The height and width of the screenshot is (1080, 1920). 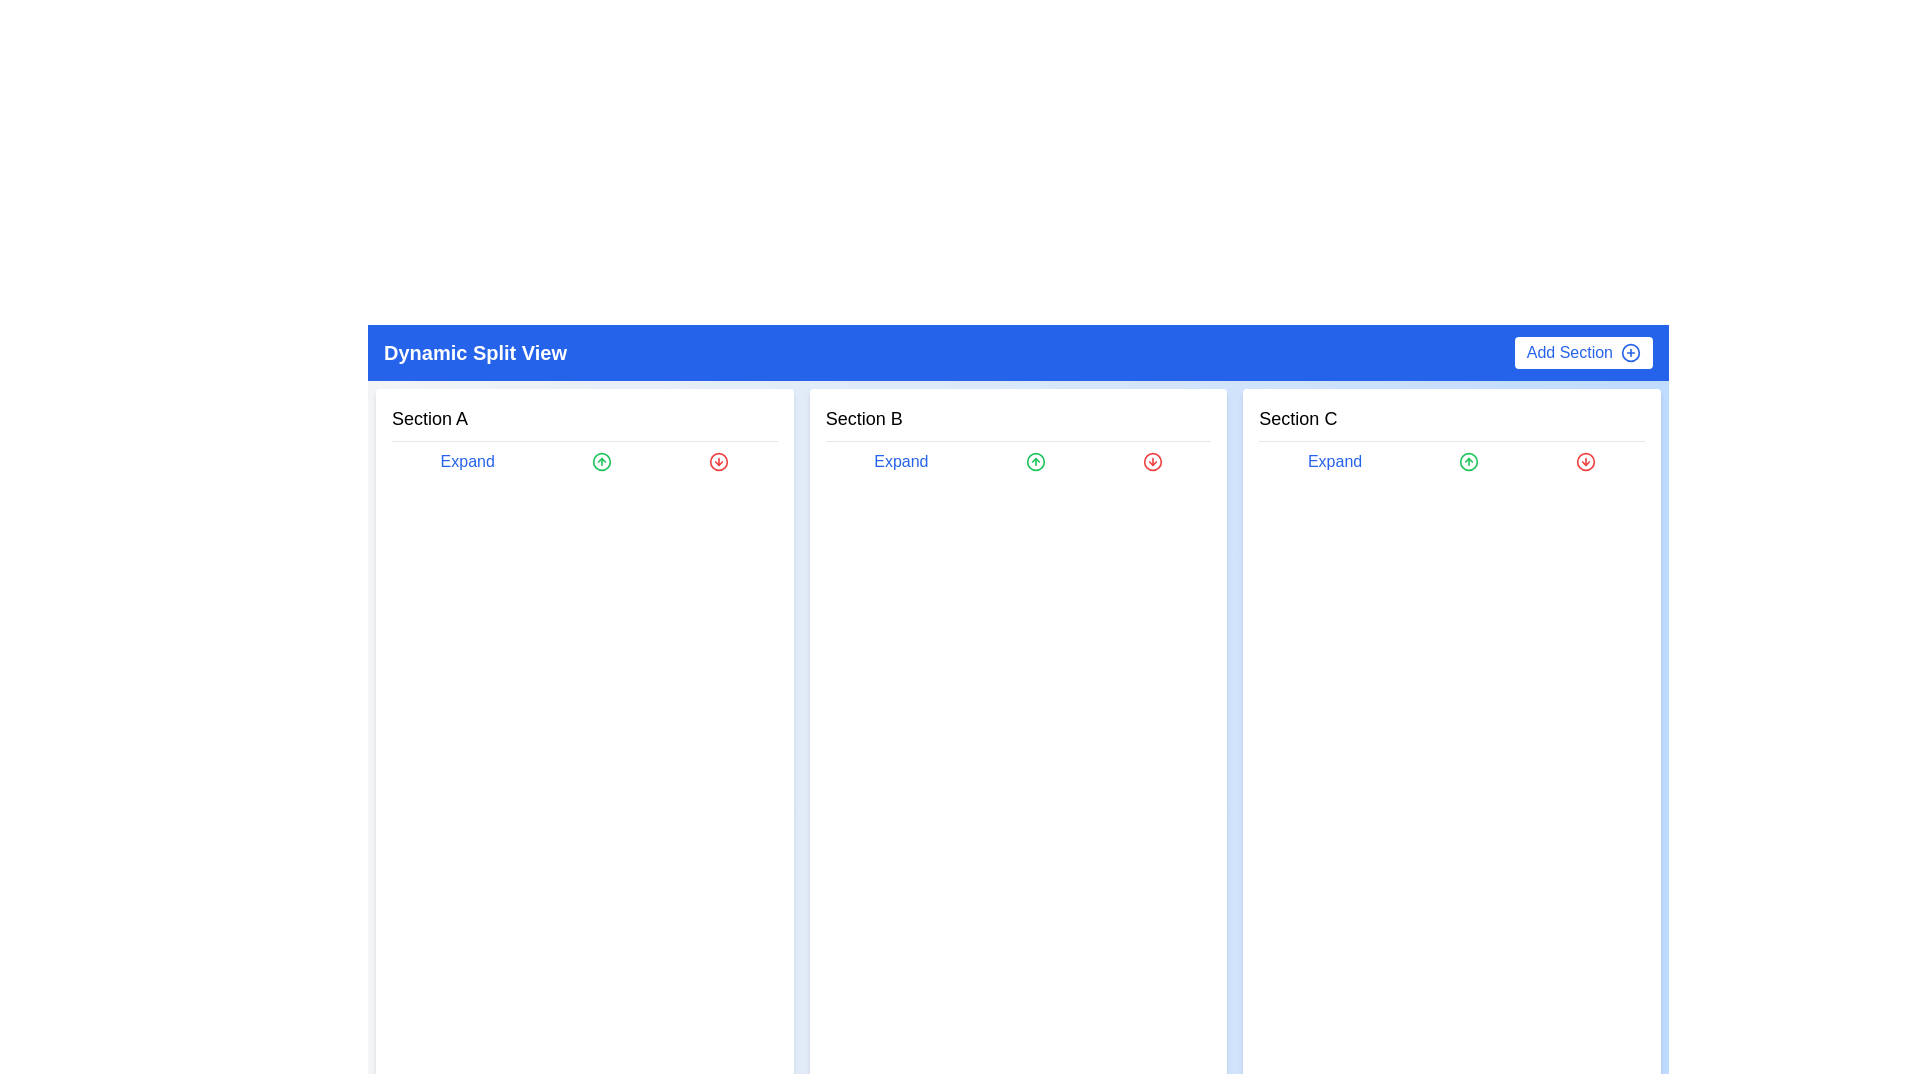 I want to click on the circular shape within the plus sign icon located to the right of the 'Add Section' button, so click(x=1631, y=352).